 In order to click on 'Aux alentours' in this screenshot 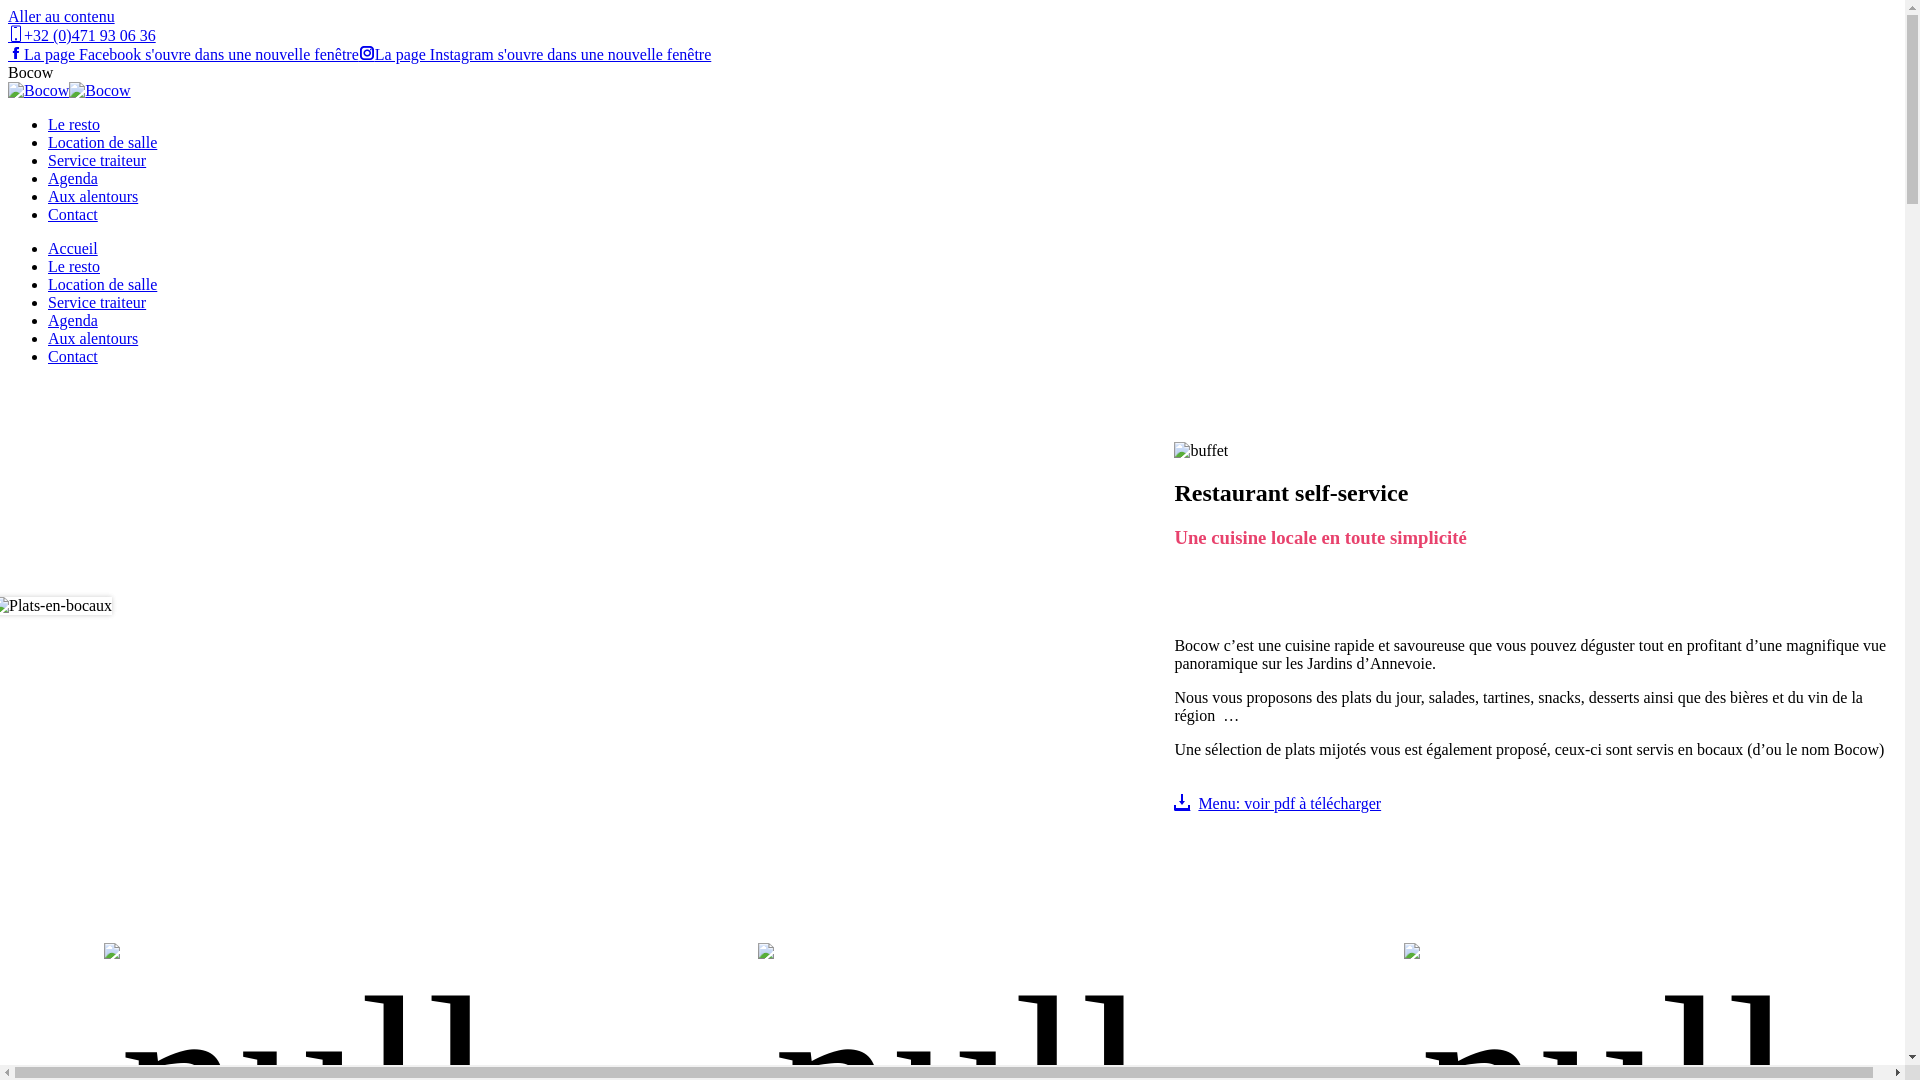, I will do `click(91, 337)`.